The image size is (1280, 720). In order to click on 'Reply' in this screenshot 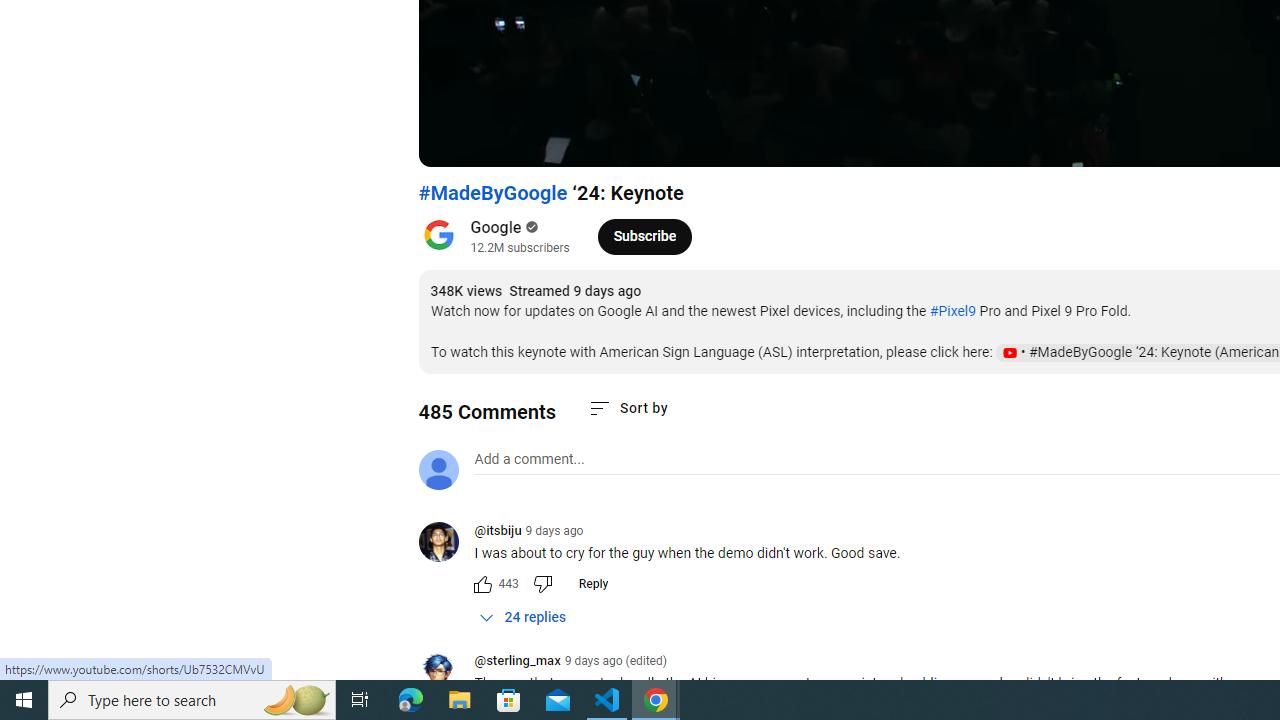, I will do `click(592, 583)`.